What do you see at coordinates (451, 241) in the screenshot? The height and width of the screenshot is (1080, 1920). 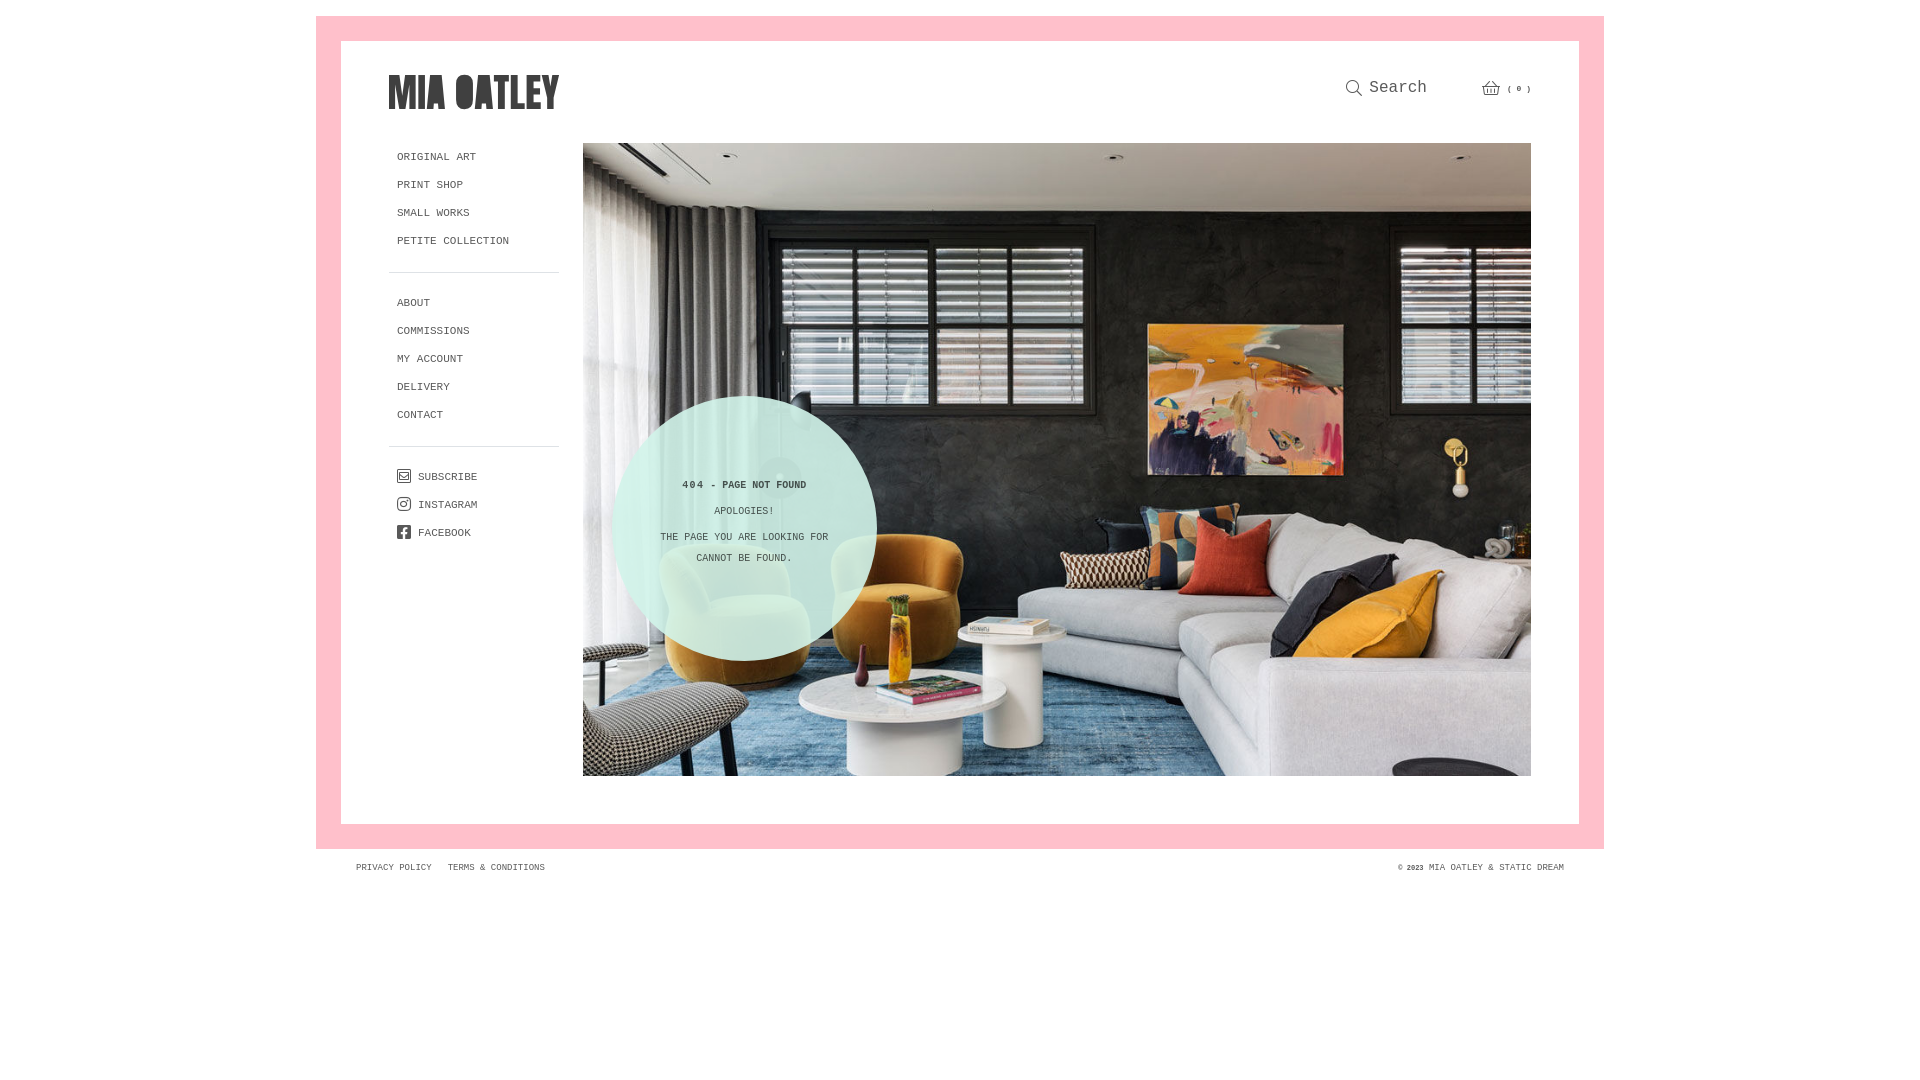 I see `'Petite Collection'` at bounding box center [451, 241].